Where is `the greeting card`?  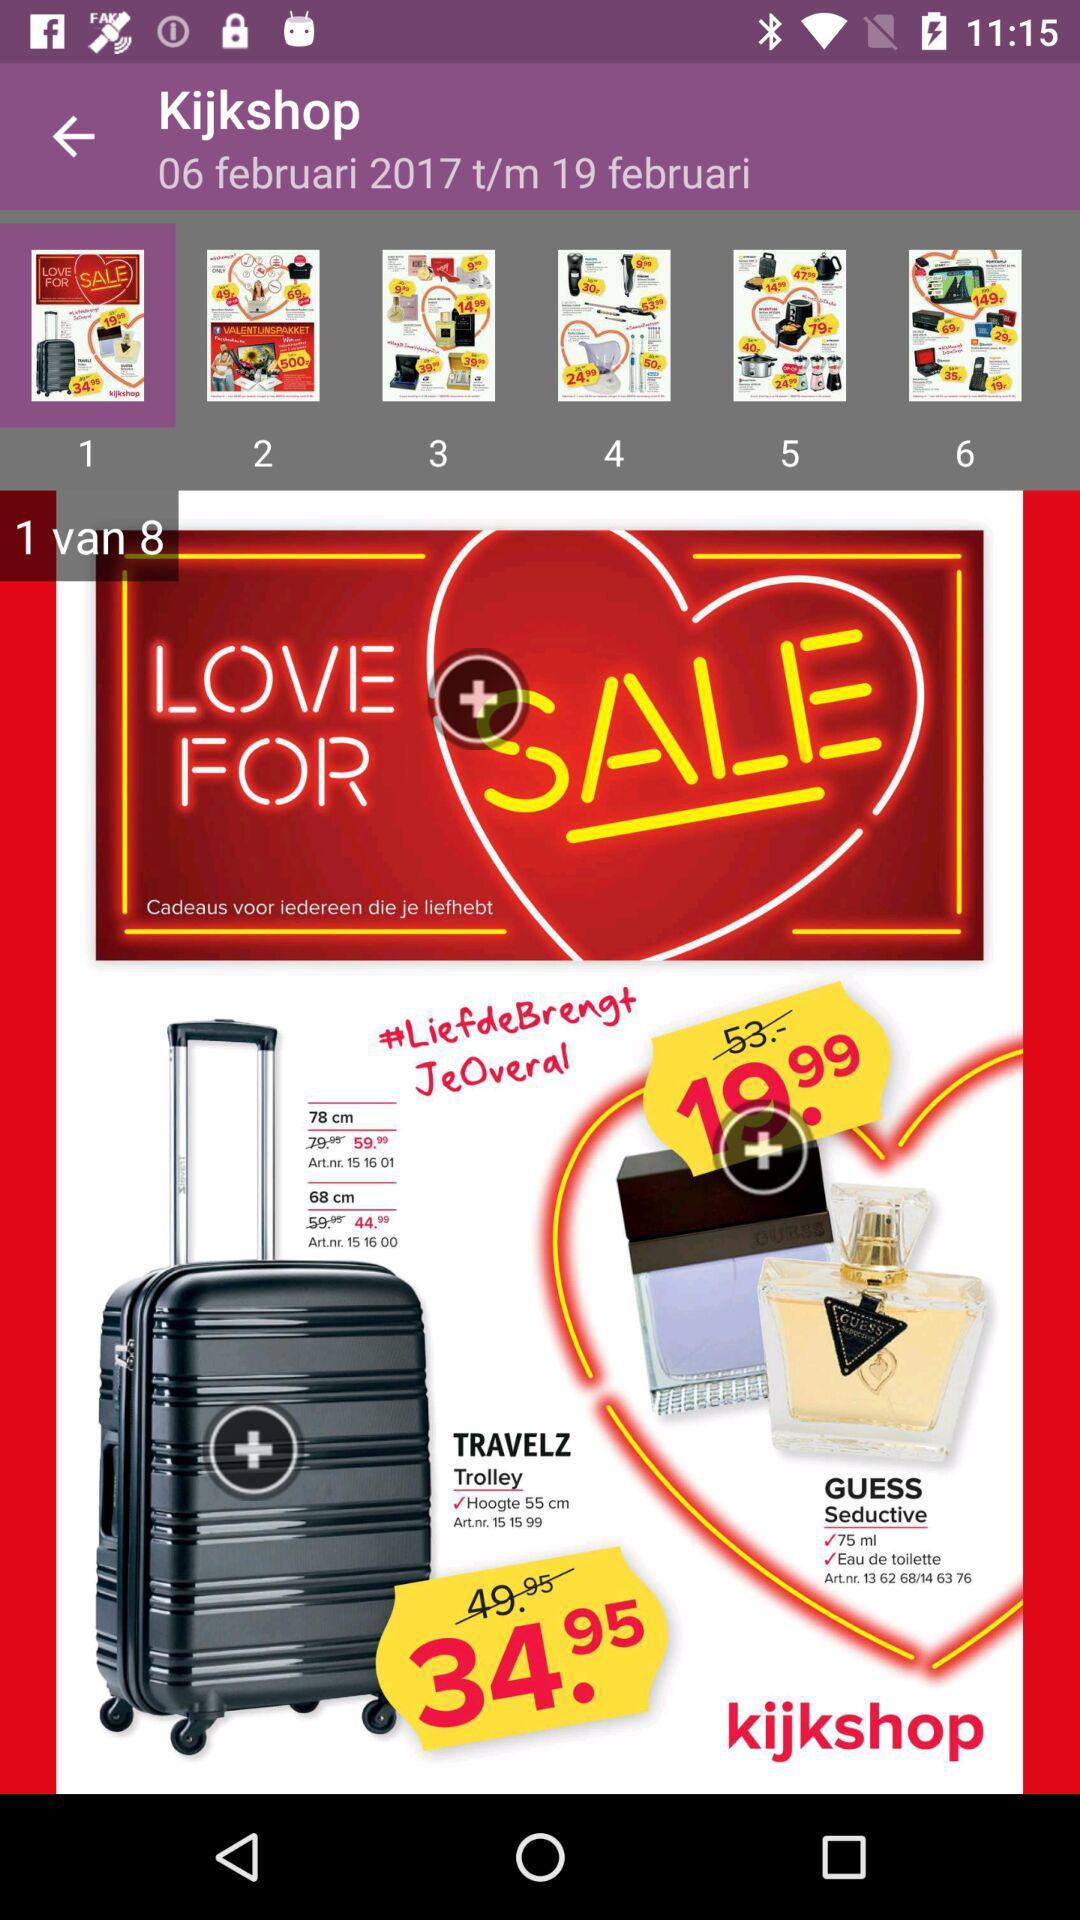
the greeting card is located at coordinates (613, 325).